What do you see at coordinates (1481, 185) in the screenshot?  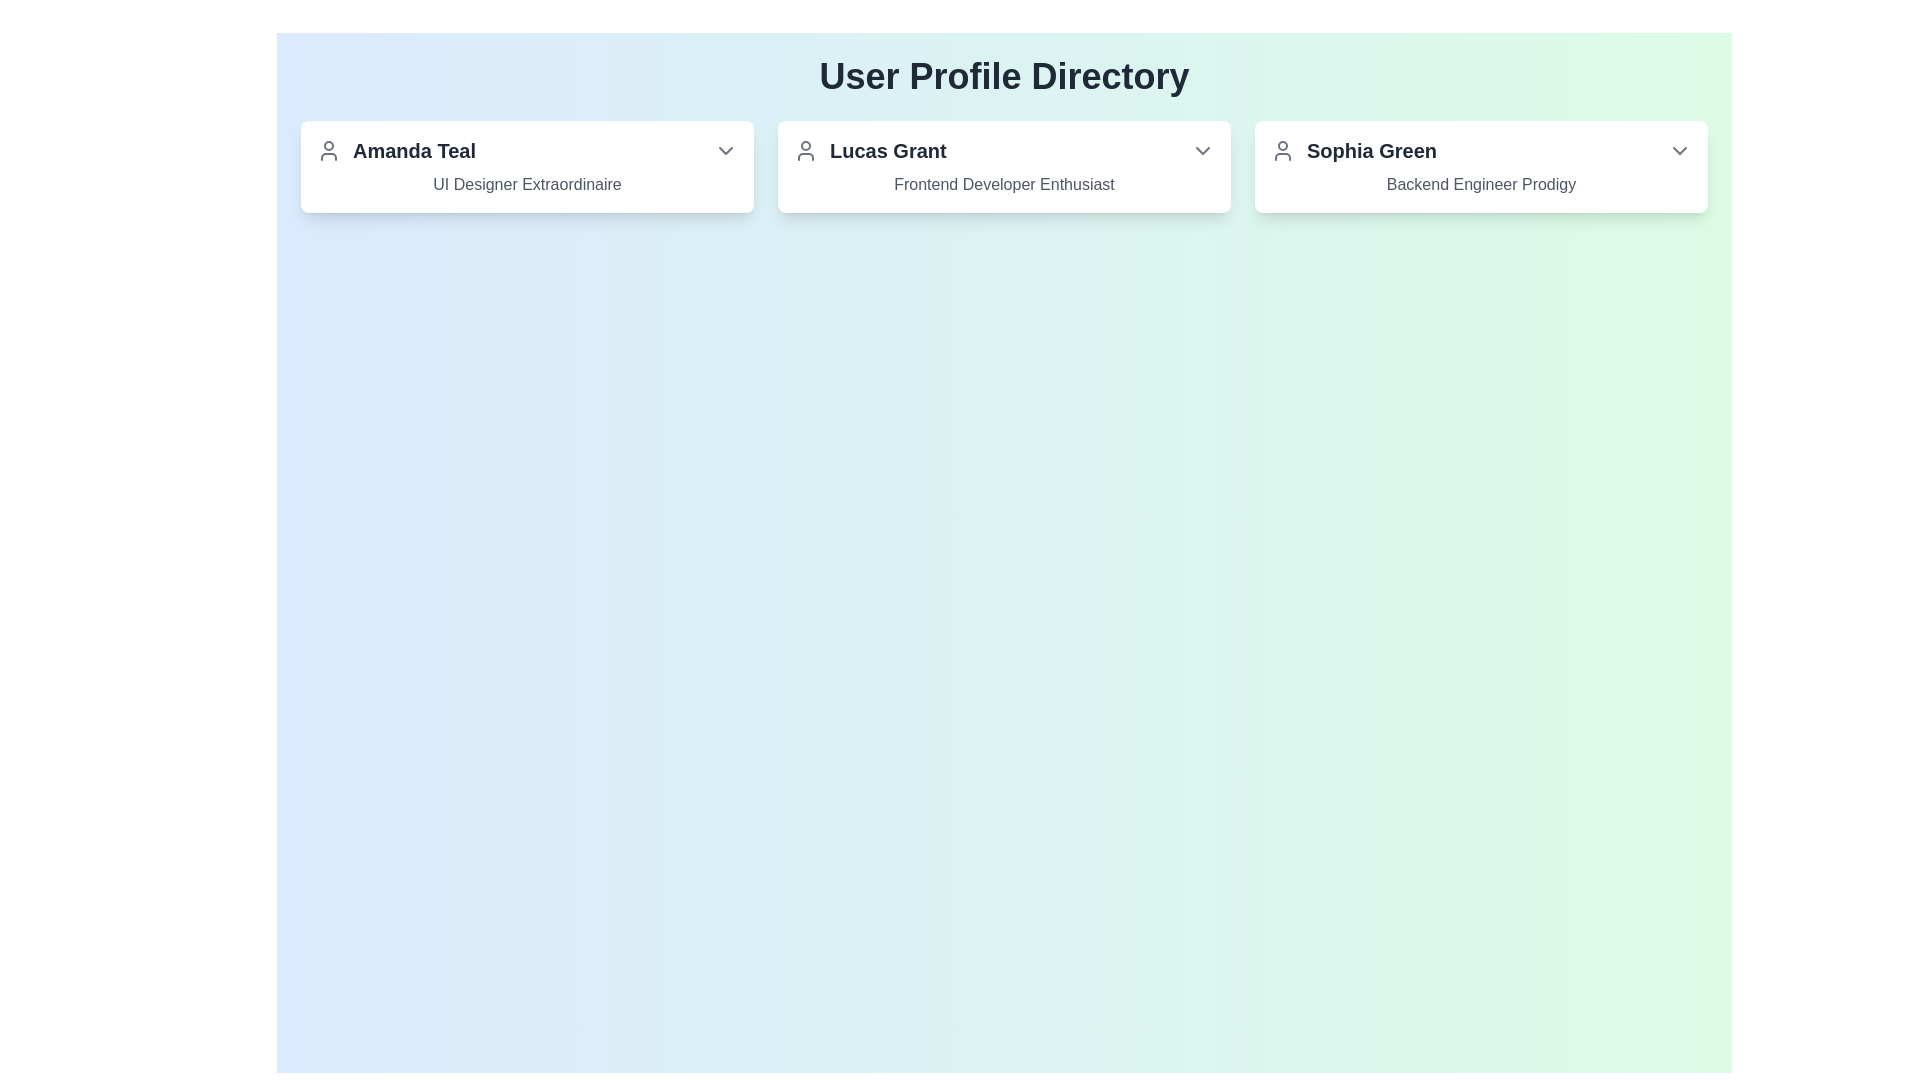 I see `the text label displaying 'Backend Engineer Prodigy' in the user profile of 'Sophia Green' card` at bounding box center [1481, 185].